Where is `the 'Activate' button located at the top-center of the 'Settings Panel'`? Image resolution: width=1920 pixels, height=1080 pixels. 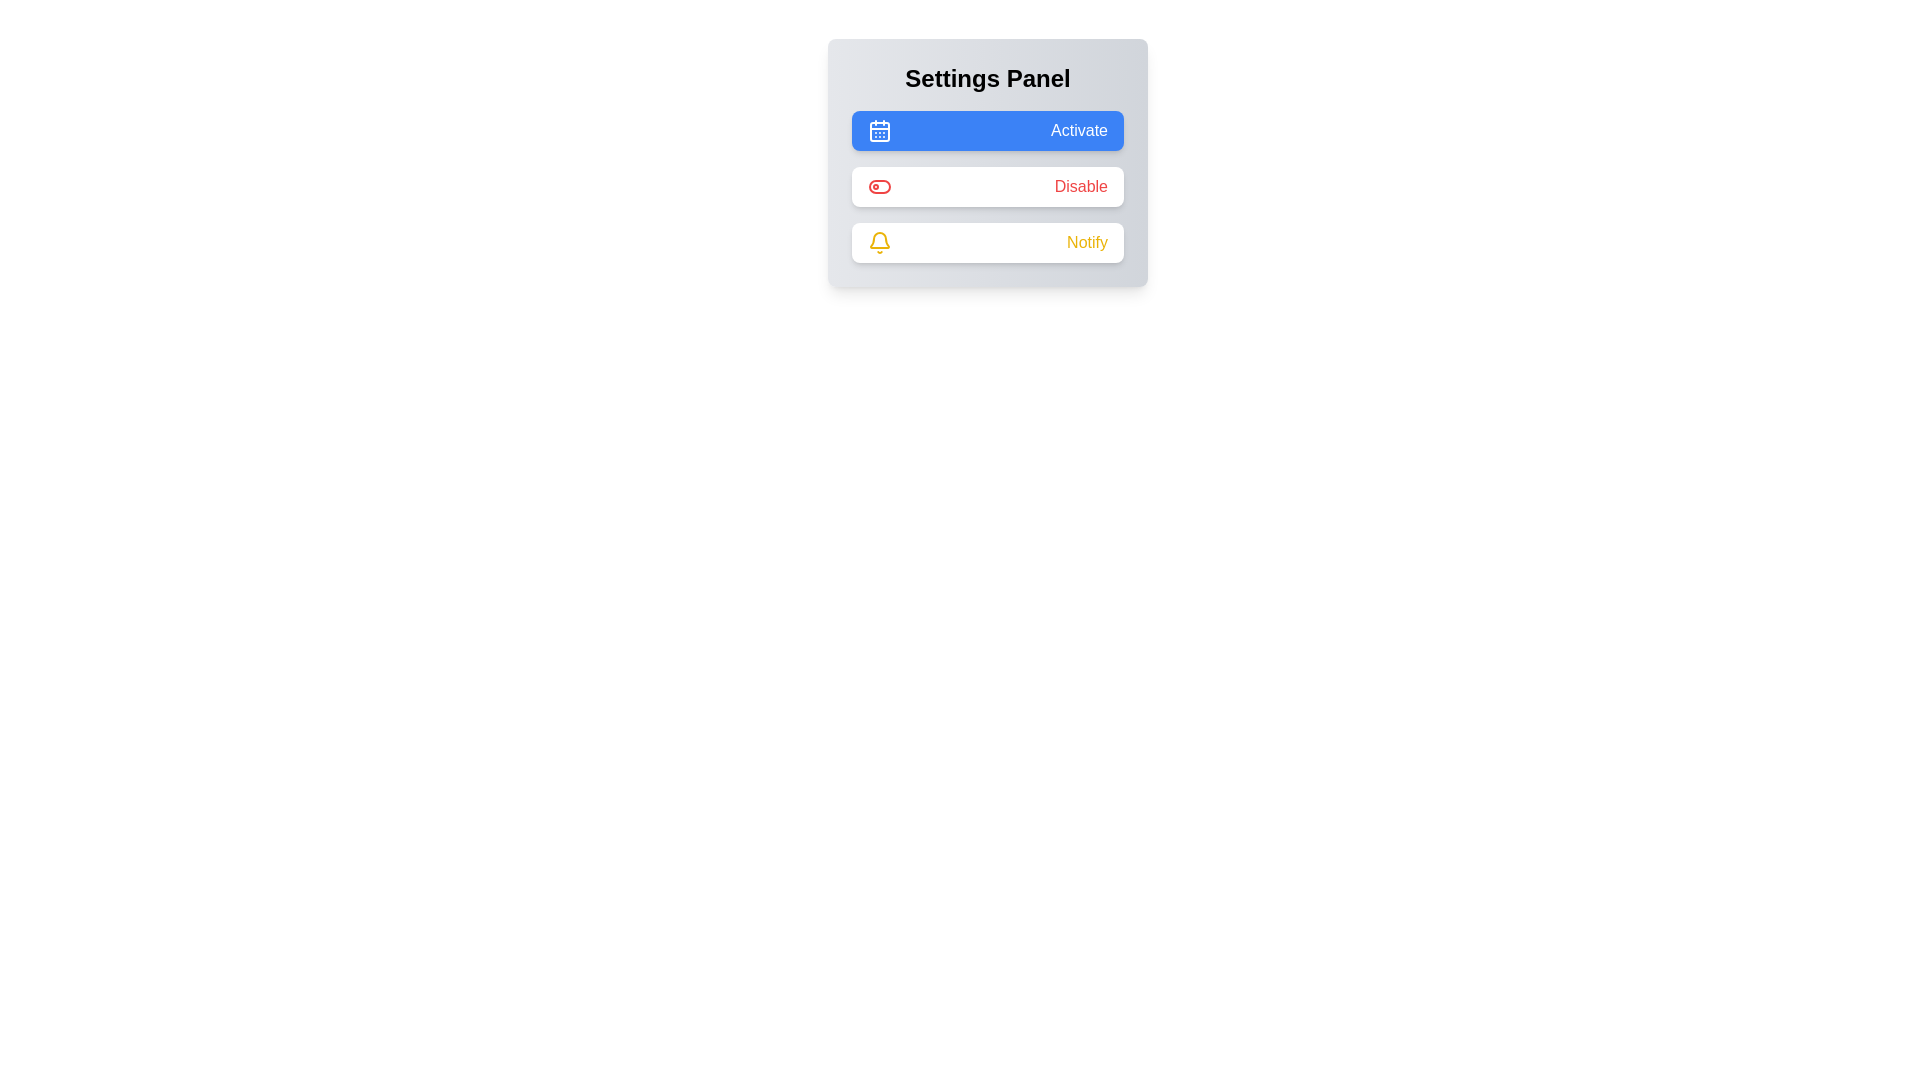
the 'Activate' button located at the top-center of the 'Settings Panel' is located at coordinates (988, 131).